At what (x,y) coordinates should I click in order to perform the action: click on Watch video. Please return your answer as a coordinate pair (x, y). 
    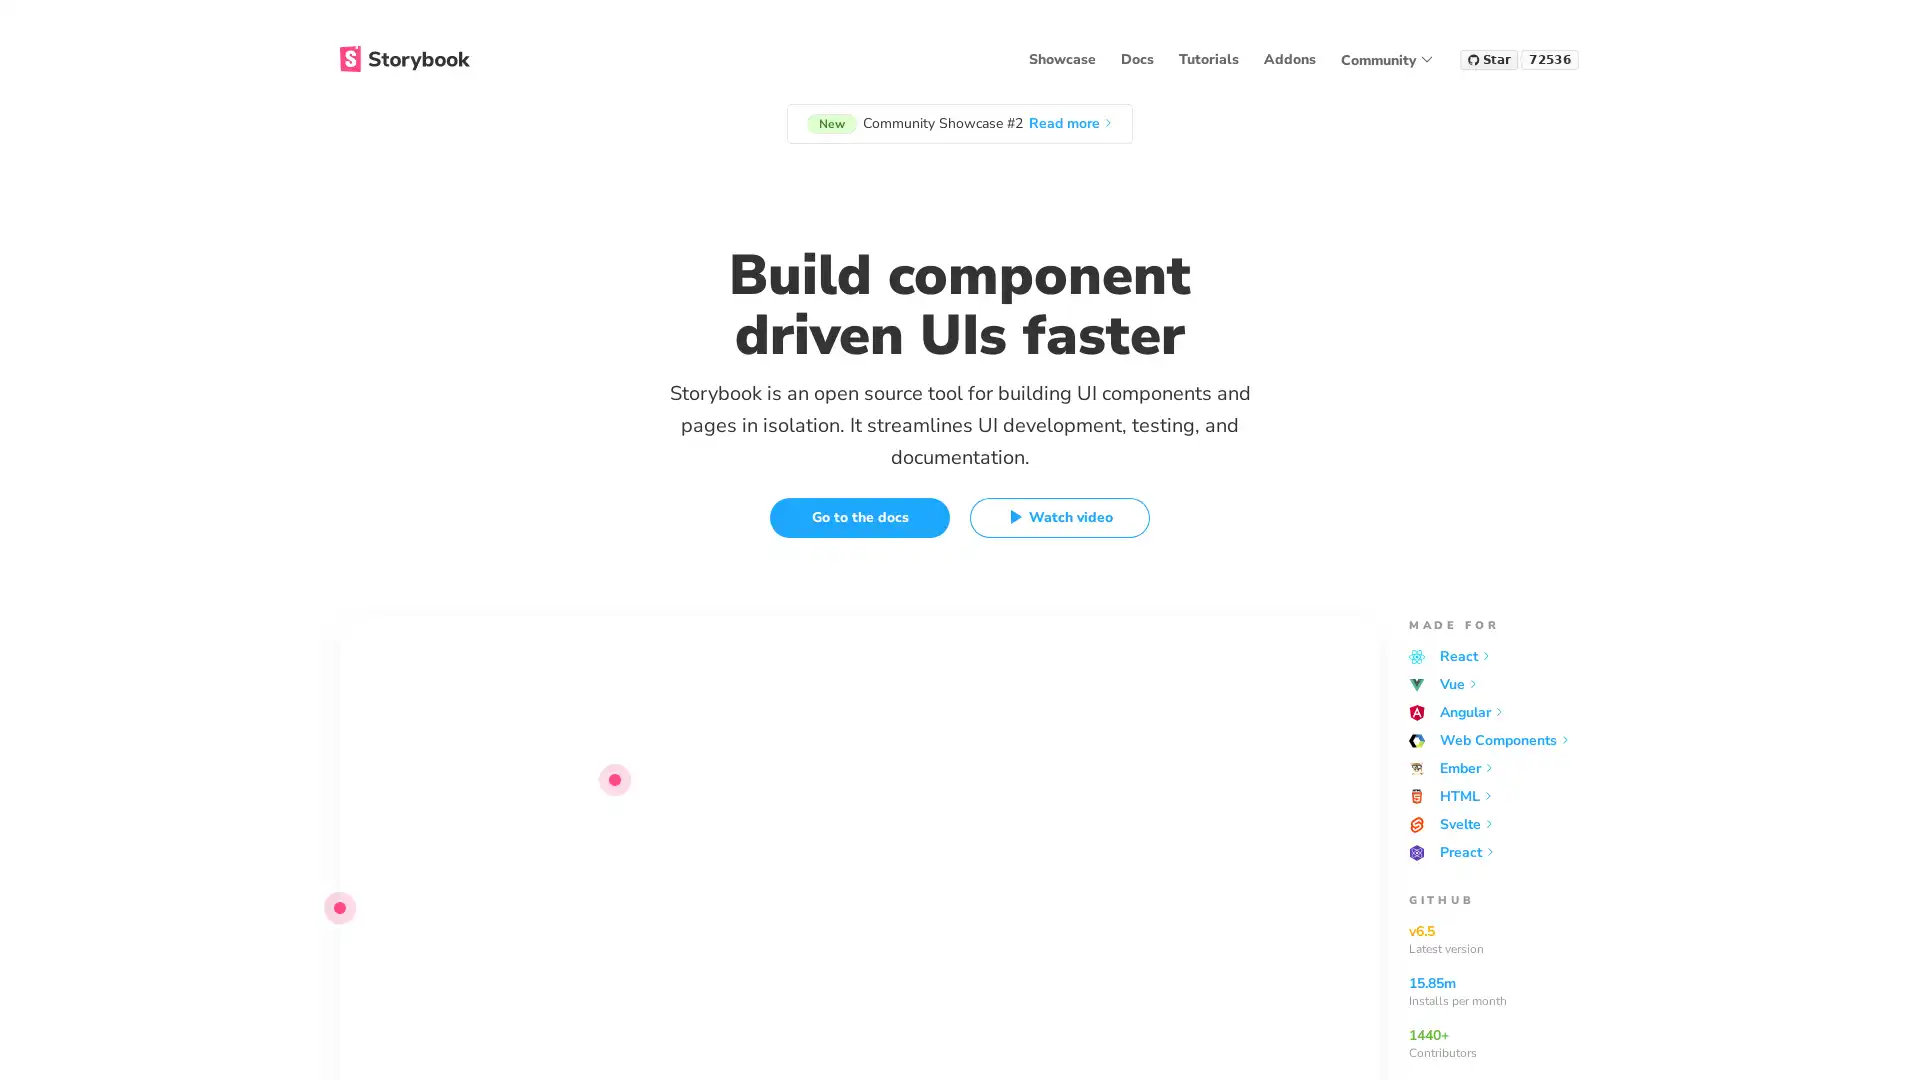
    Looking at the image, I should click on (1059, 515).